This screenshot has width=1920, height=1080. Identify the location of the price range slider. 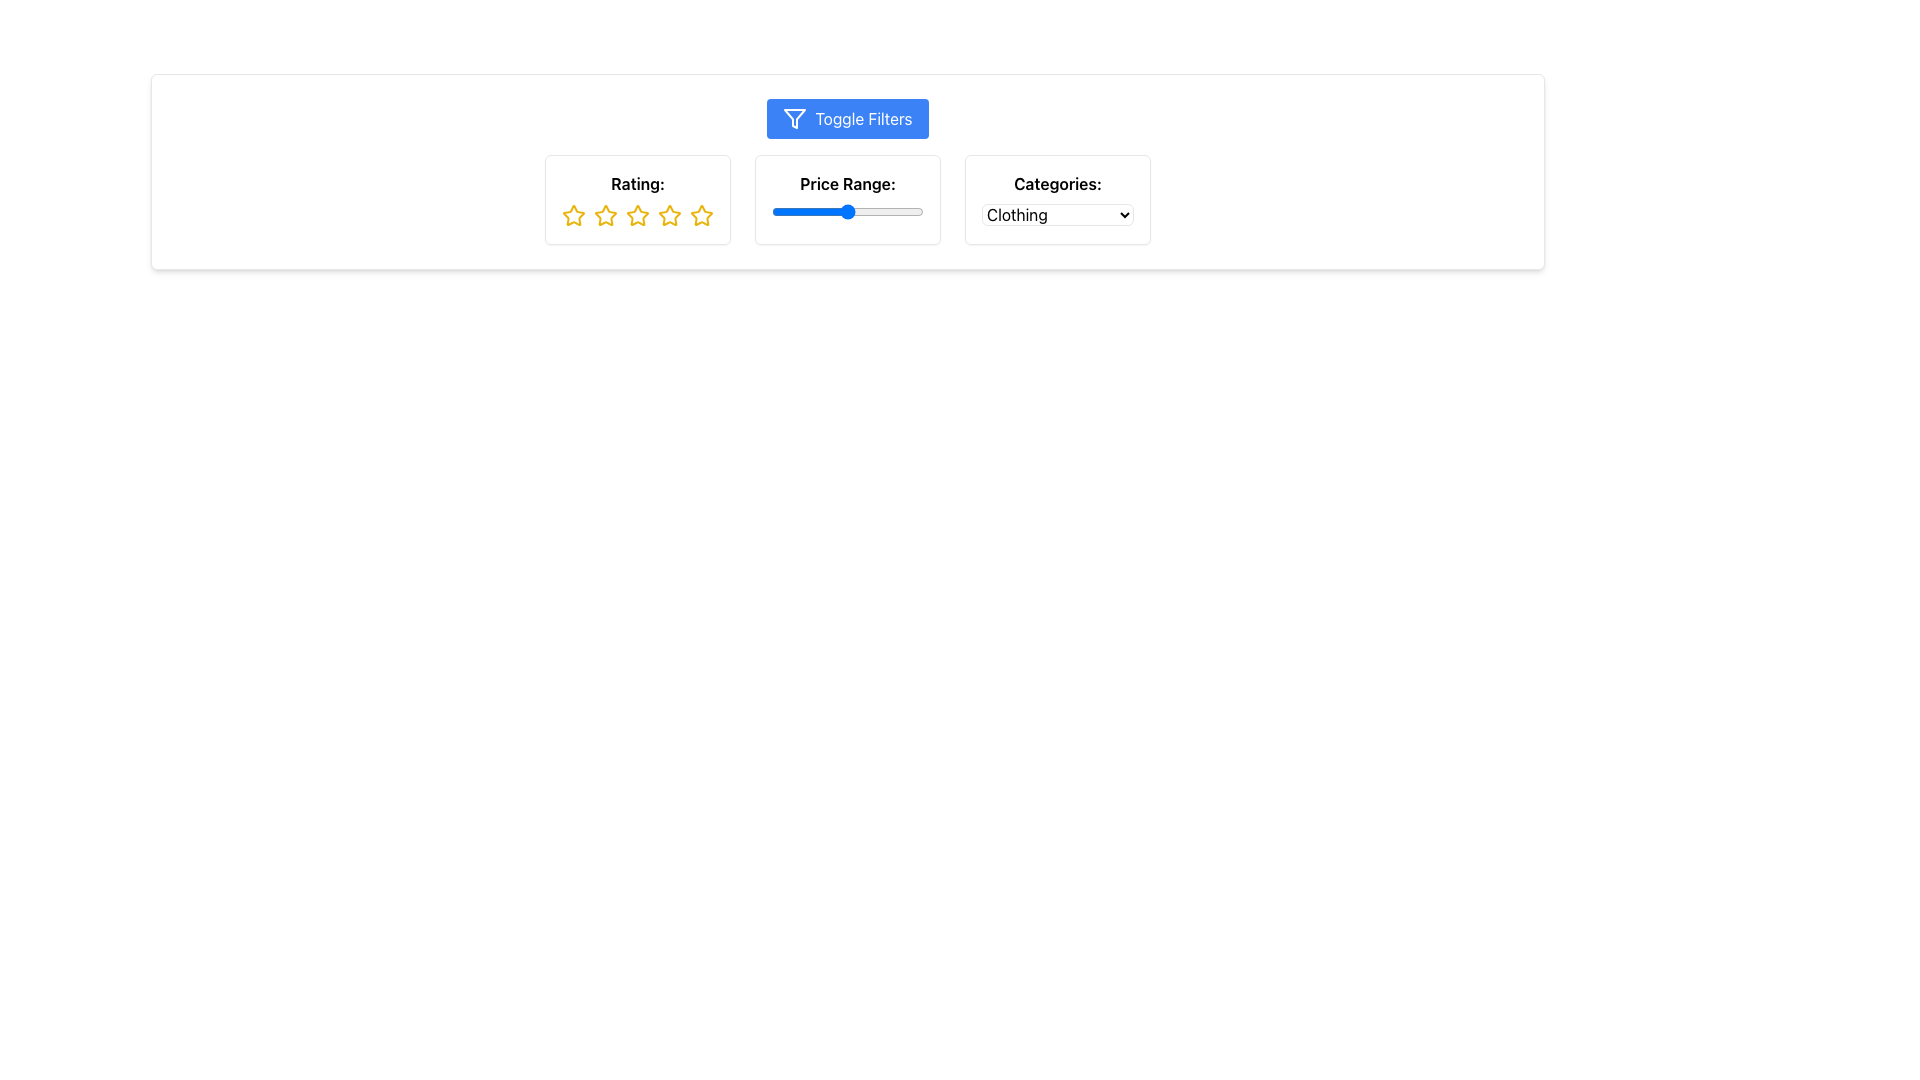
(887, 212).